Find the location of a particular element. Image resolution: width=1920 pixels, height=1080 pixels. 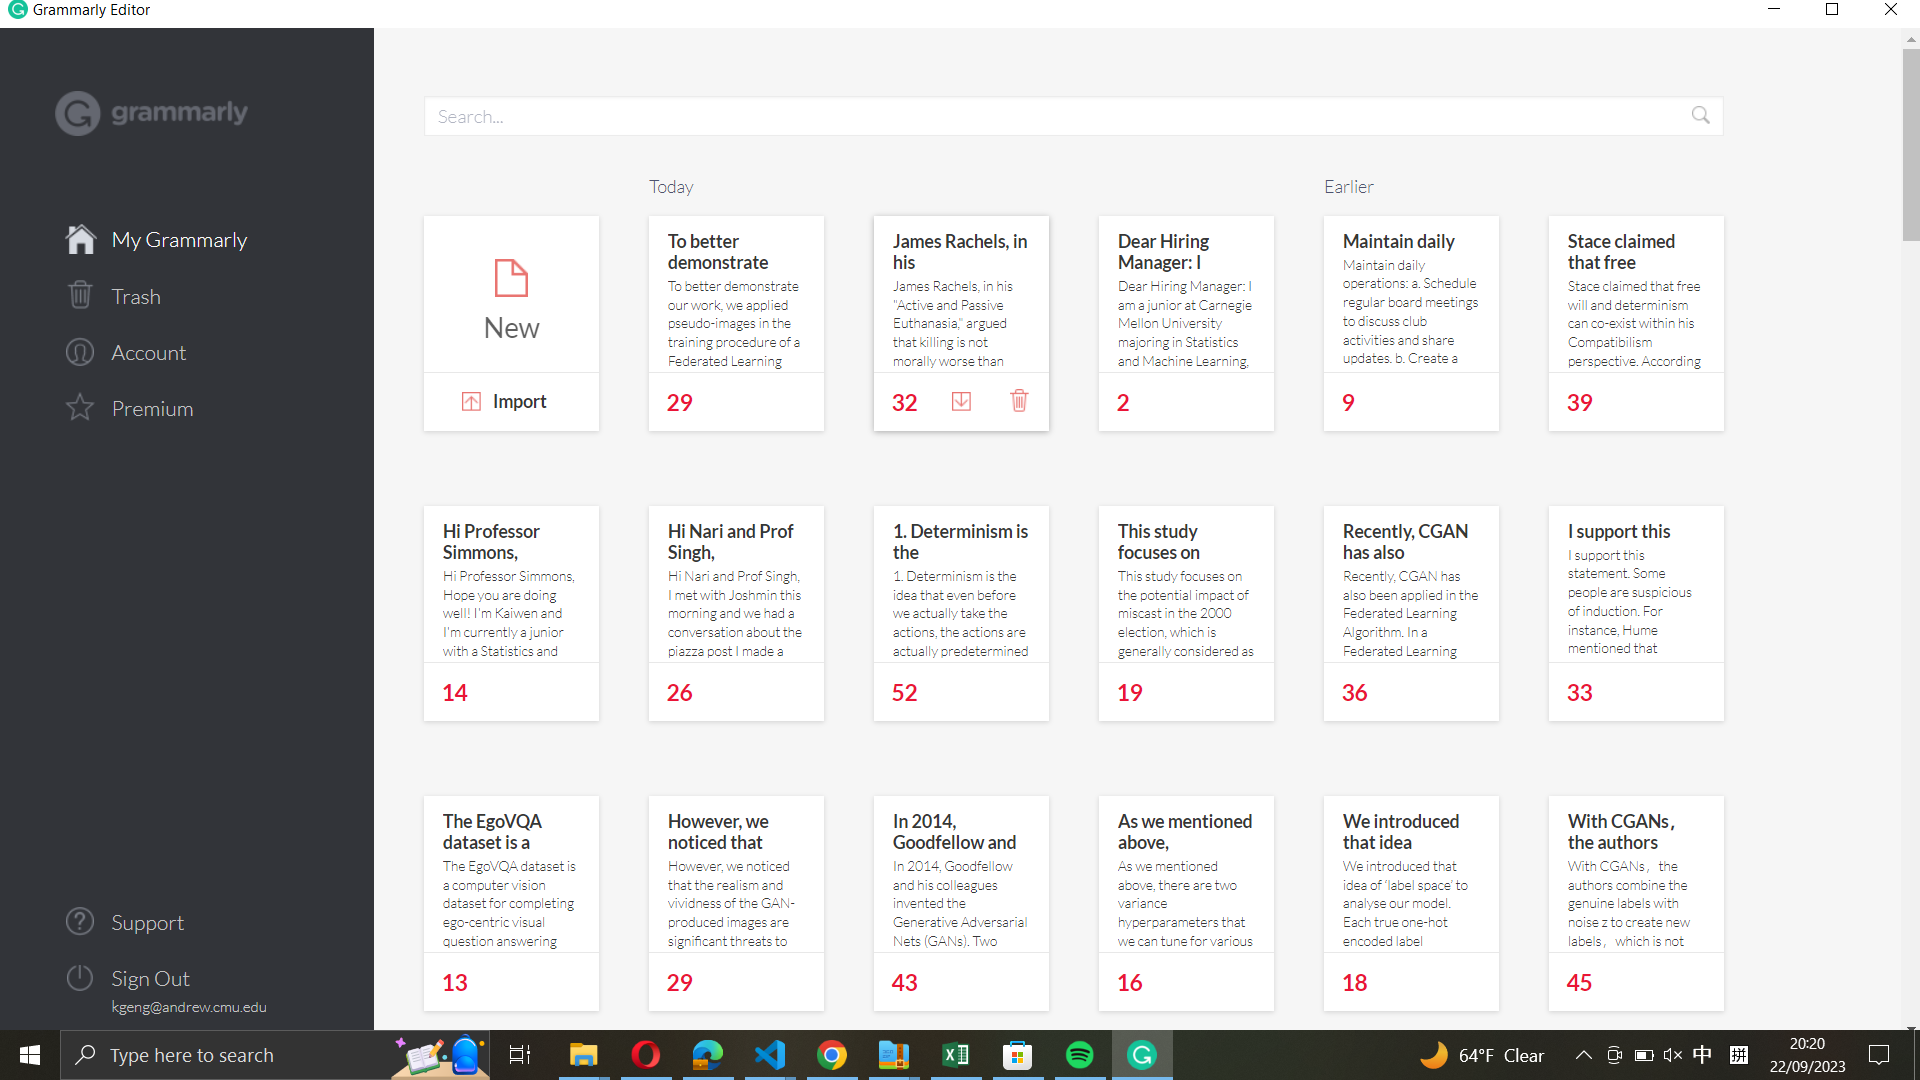

Scroll down to view more notes is located at coordinates (1135, 588).